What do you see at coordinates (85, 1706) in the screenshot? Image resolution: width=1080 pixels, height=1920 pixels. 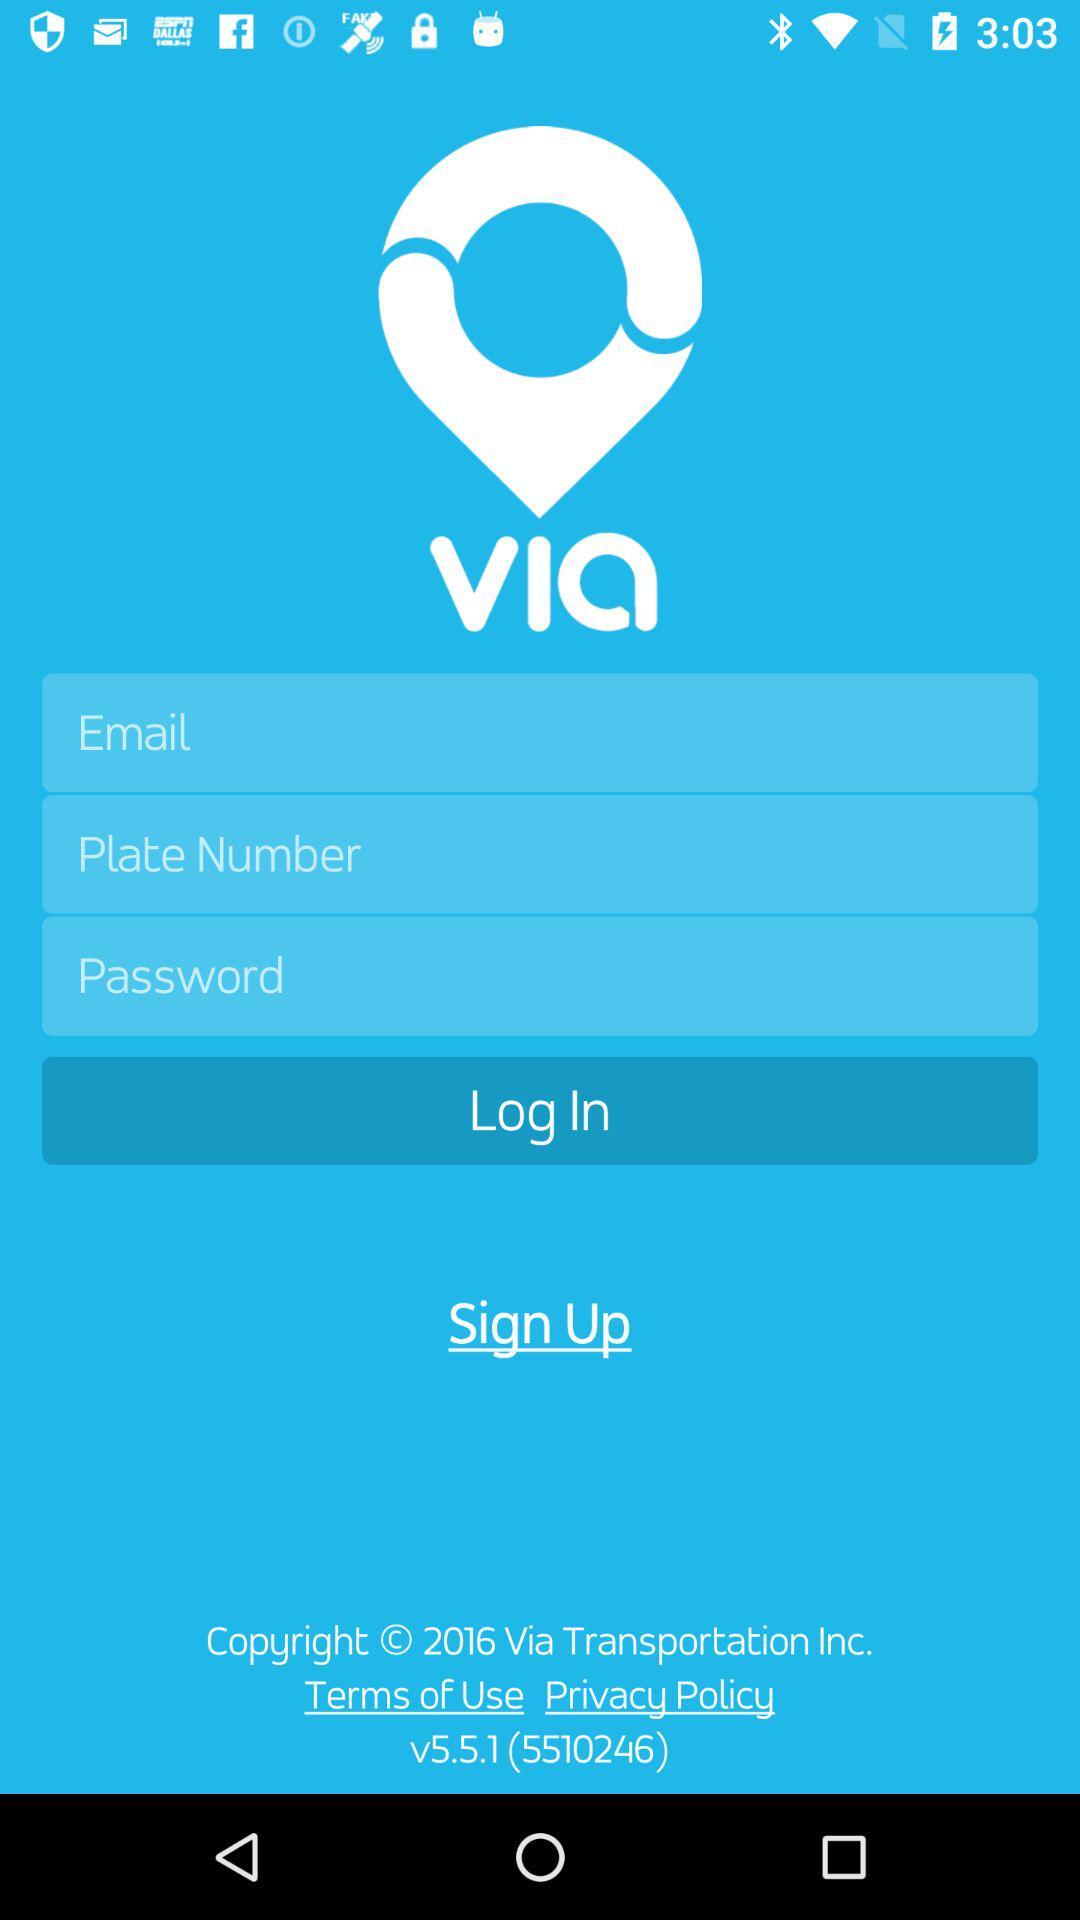 I see `item to the left of the terms of use icon` at bounding box center [85, 1706].